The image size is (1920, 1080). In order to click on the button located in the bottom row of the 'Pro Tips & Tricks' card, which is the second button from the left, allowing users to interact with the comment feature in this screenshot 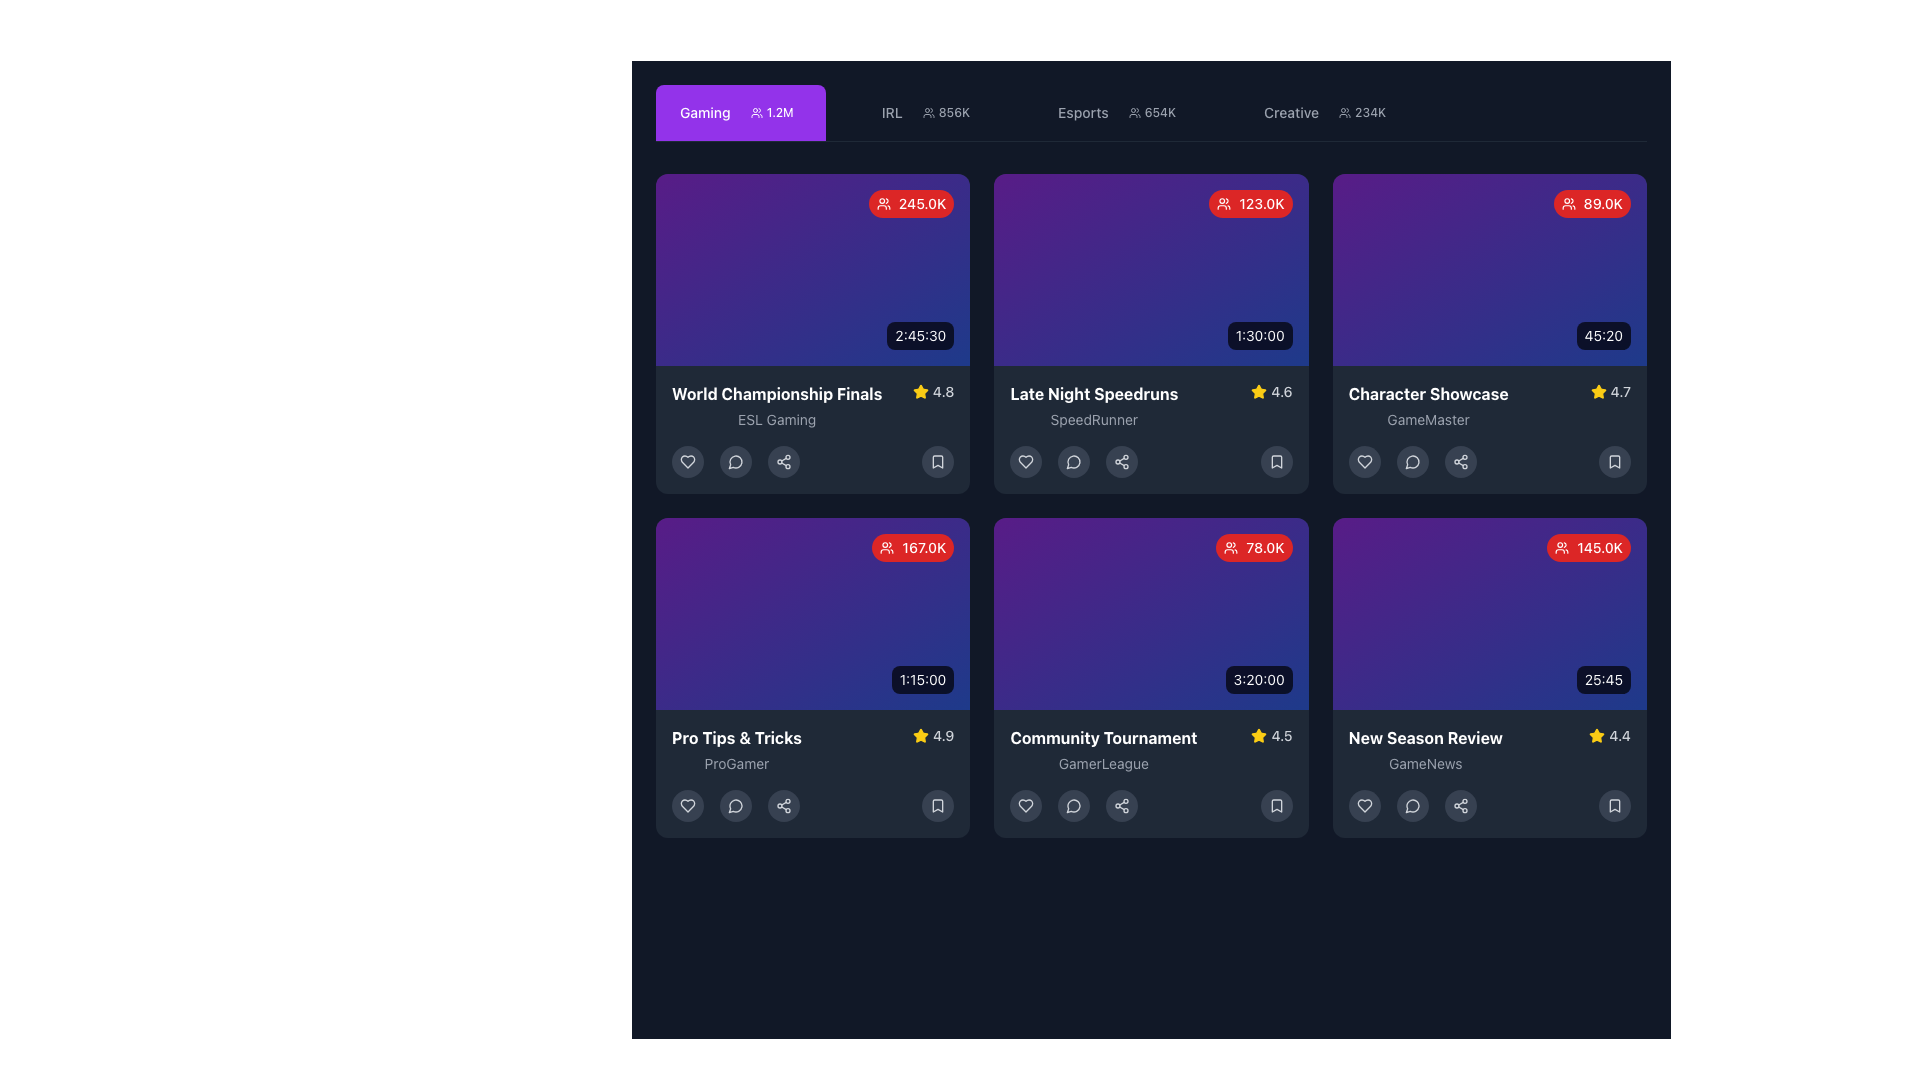, I will do `click(734, 805)`.